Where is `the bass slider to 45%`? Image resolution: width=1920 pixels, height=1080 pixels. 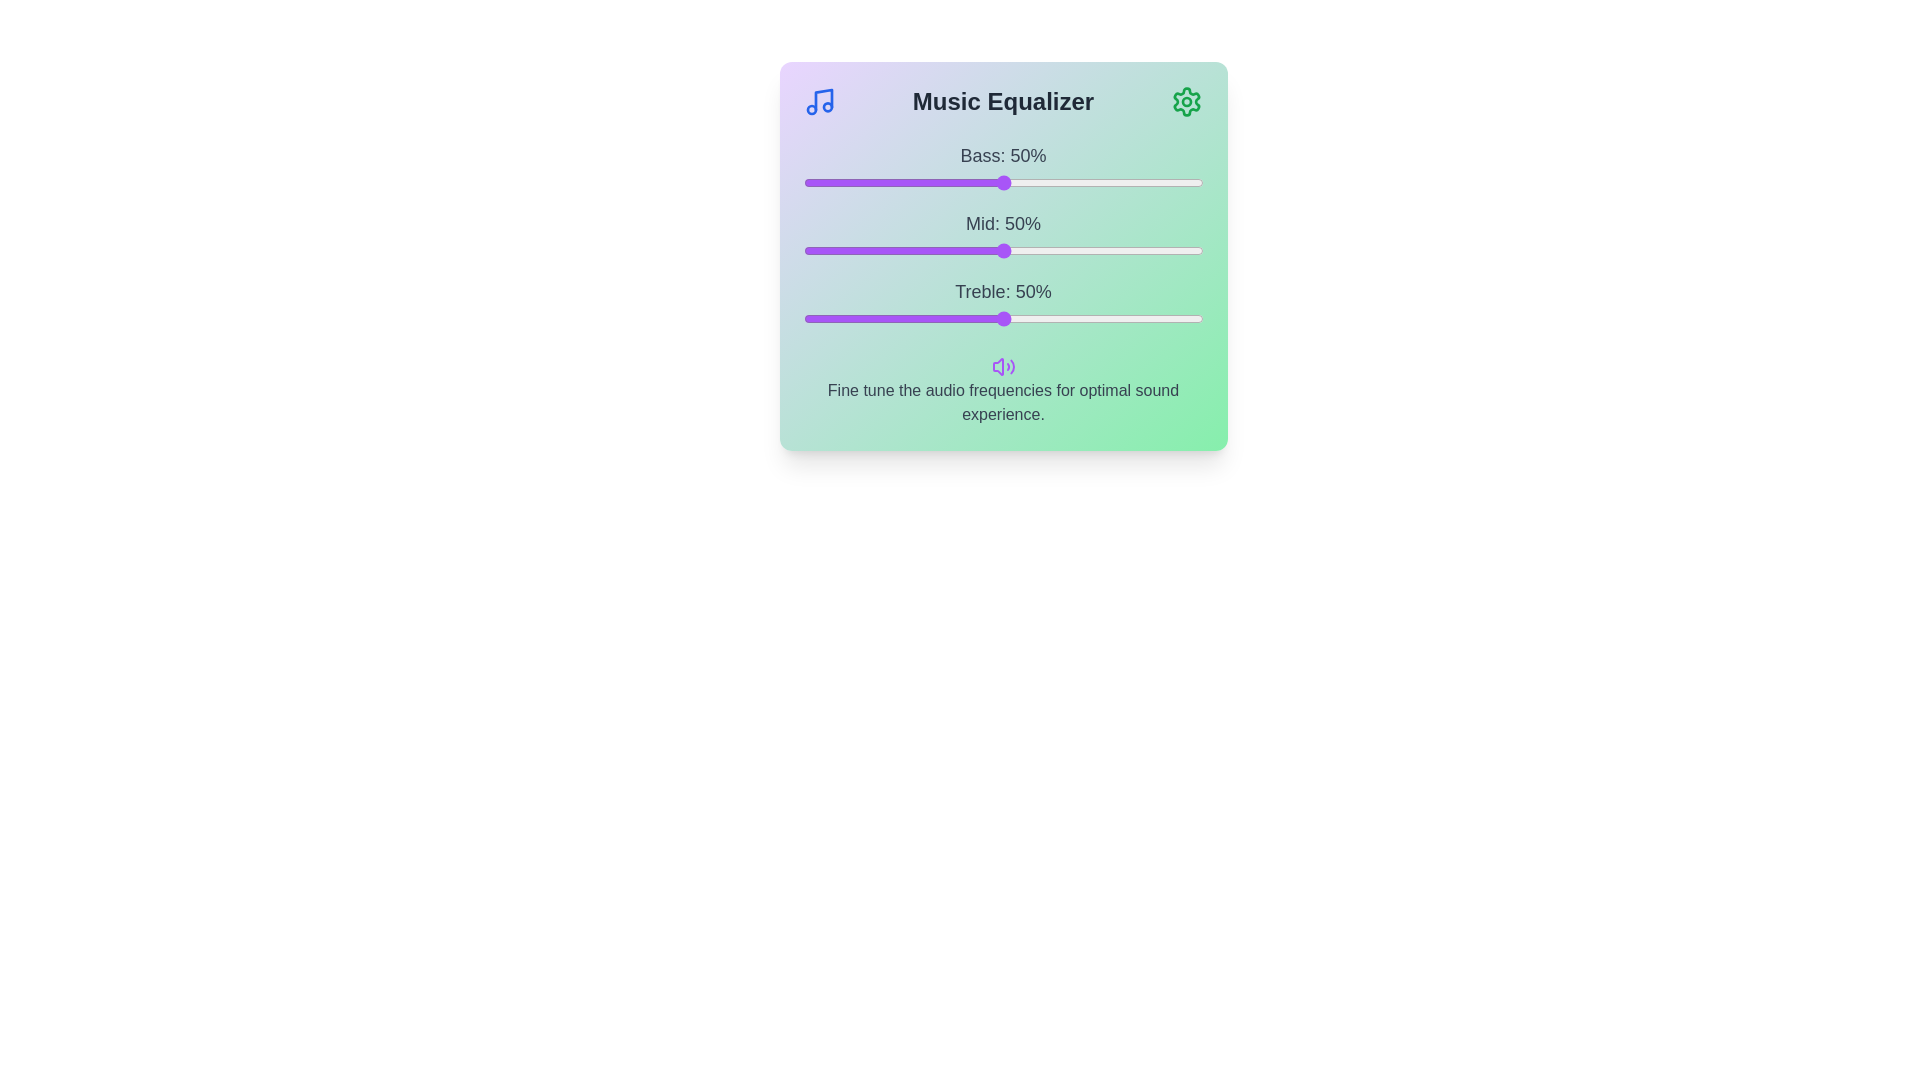
the bass slider to 45% is located at coordinates (983, 182).